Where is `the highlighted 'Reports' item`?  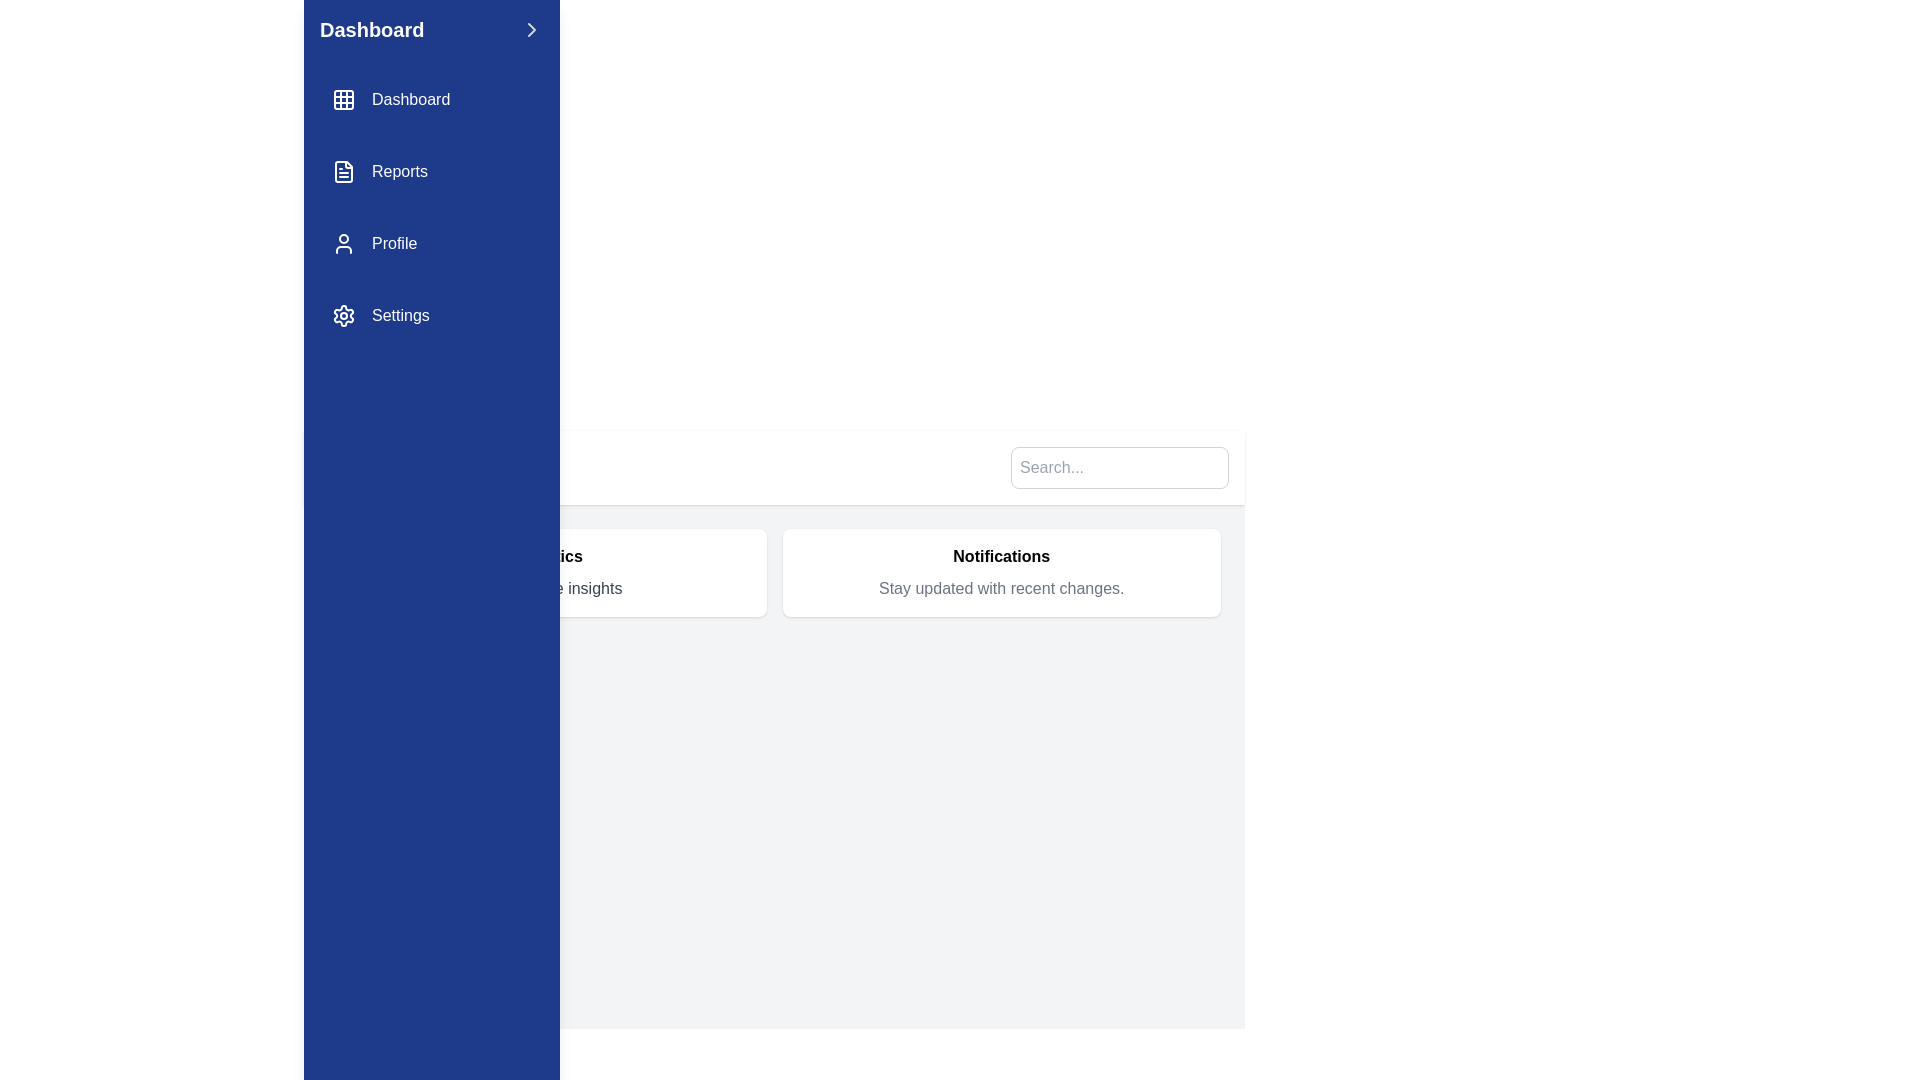 the highlighted 'Reports' item is located at coordinates (431, 208).